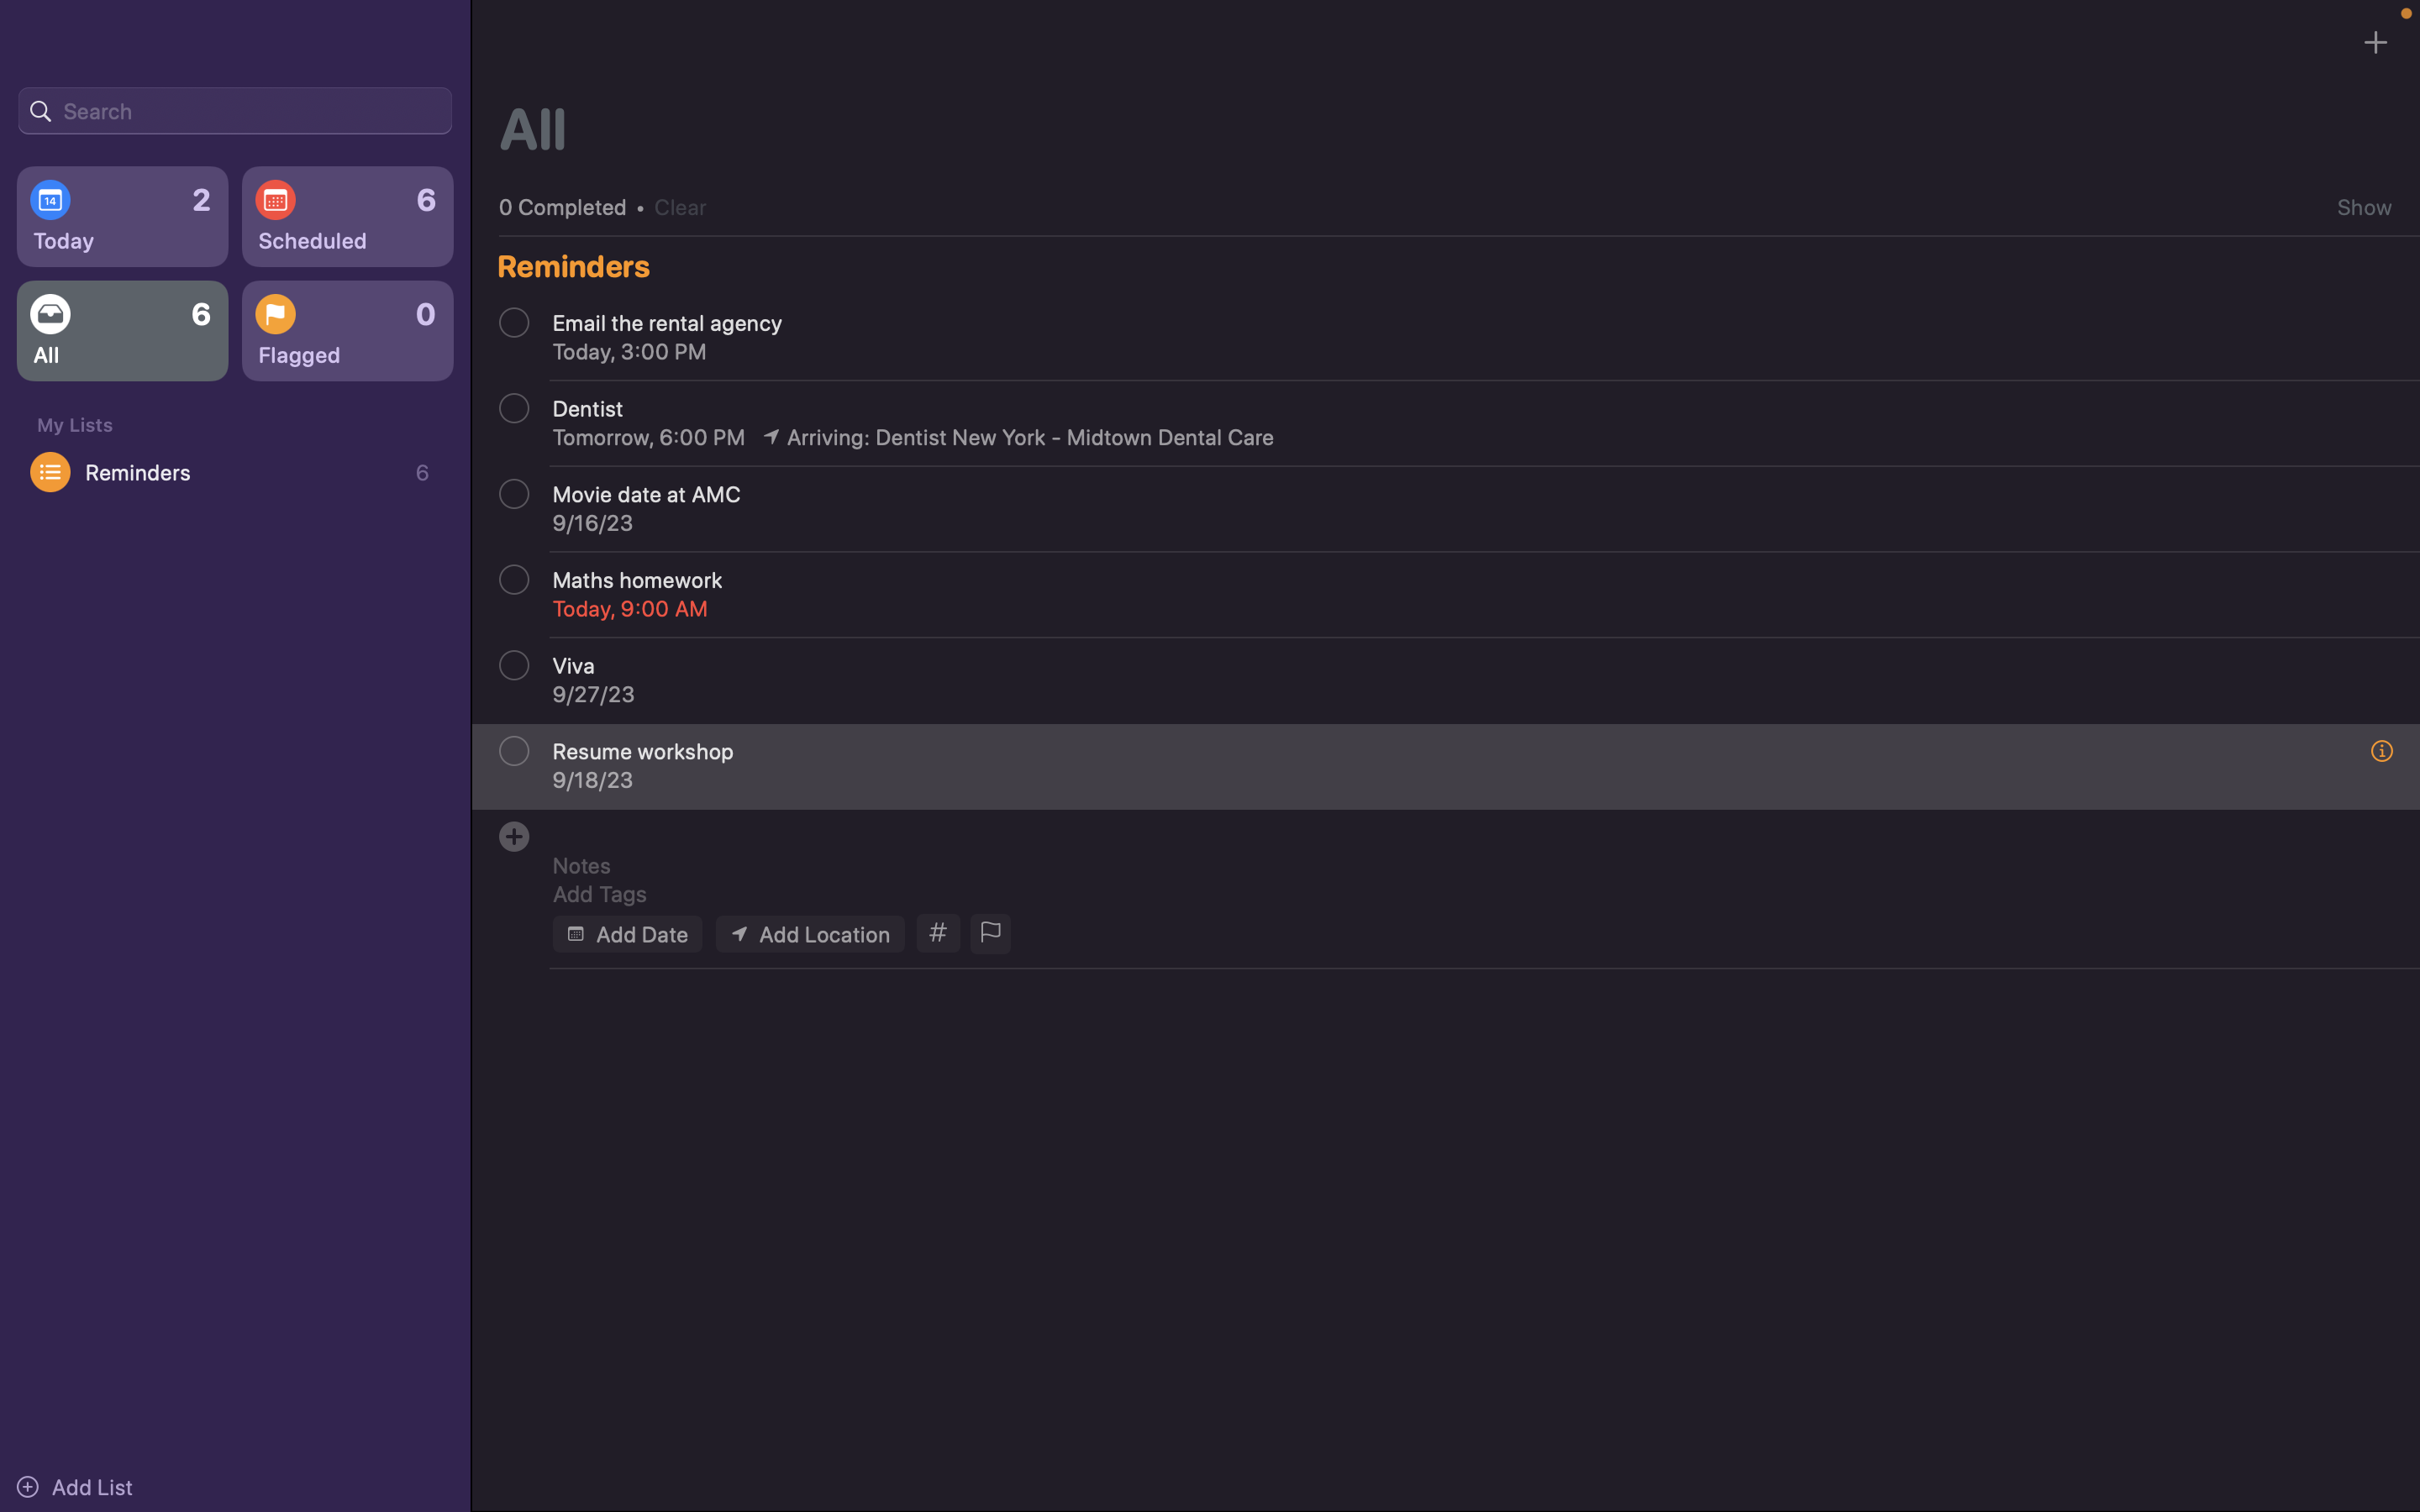  What do you see at coordinates (988, 934) in the screenshot?
I see `Indicate this event as noteworthy` at bounding box center [988, 934].